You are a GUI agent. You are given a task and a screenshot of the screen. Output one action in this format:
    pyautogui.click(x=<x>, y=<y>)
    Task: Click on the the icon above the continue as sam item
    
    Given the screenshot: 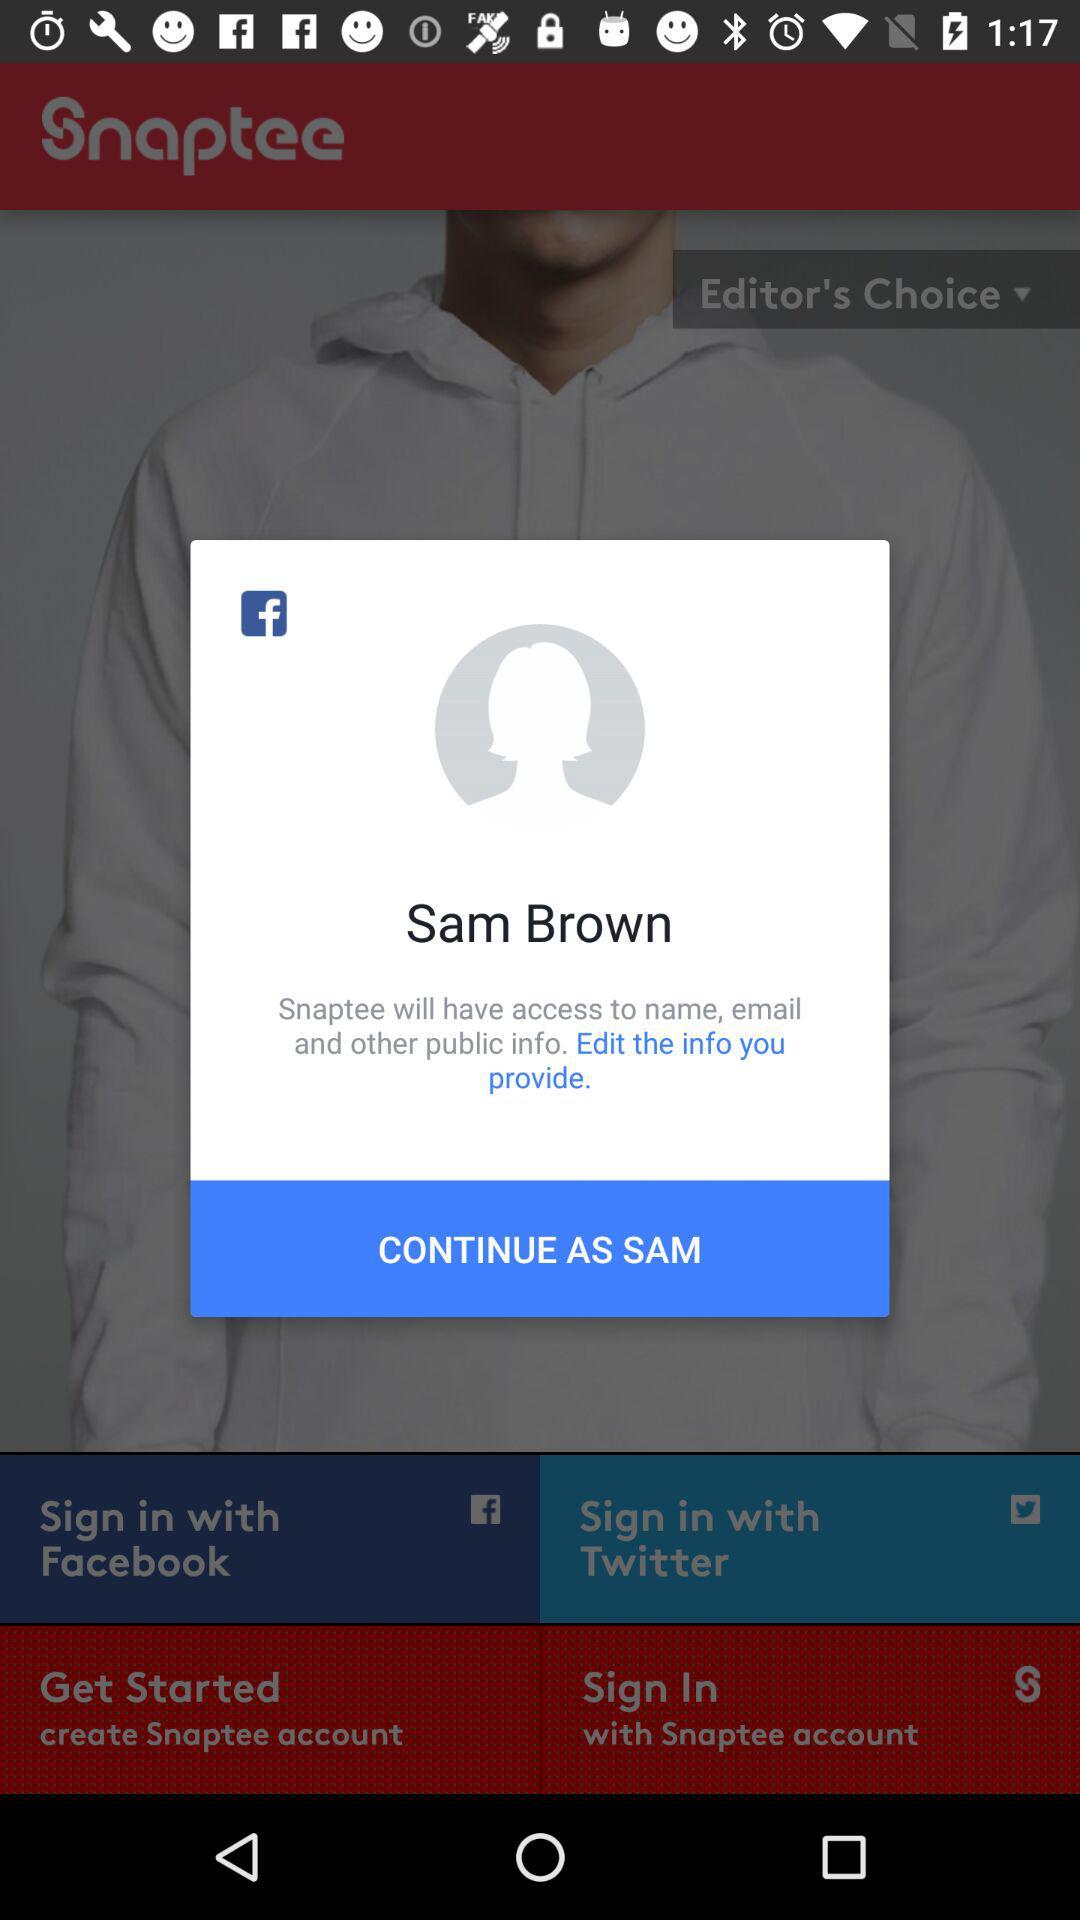 What is the action you would take?
    pyautogui.click(x=540, y=1041)
    